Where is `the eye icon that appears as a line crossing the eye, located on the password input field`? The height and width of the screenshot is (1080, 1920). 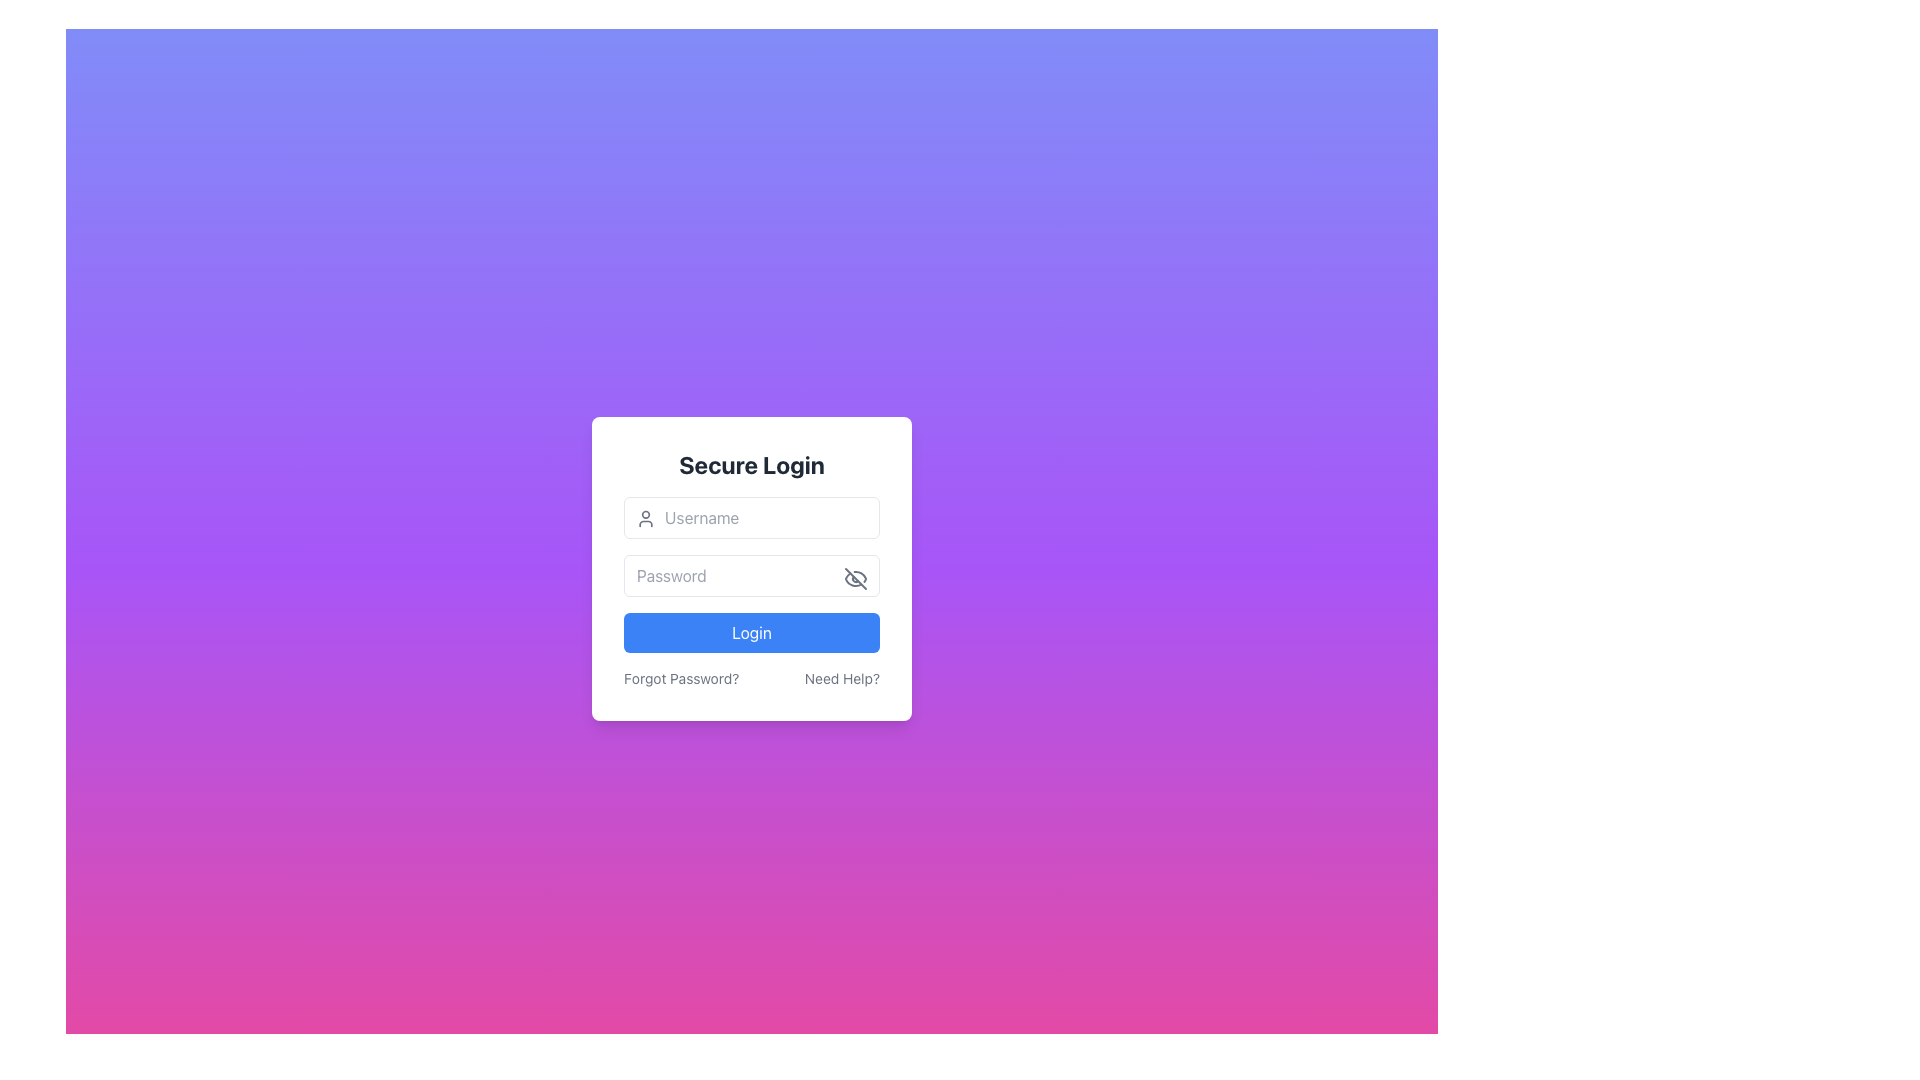 the eye icon that appears as a line crossing the eye, located on the password input field is located at coordinates (855, 578).